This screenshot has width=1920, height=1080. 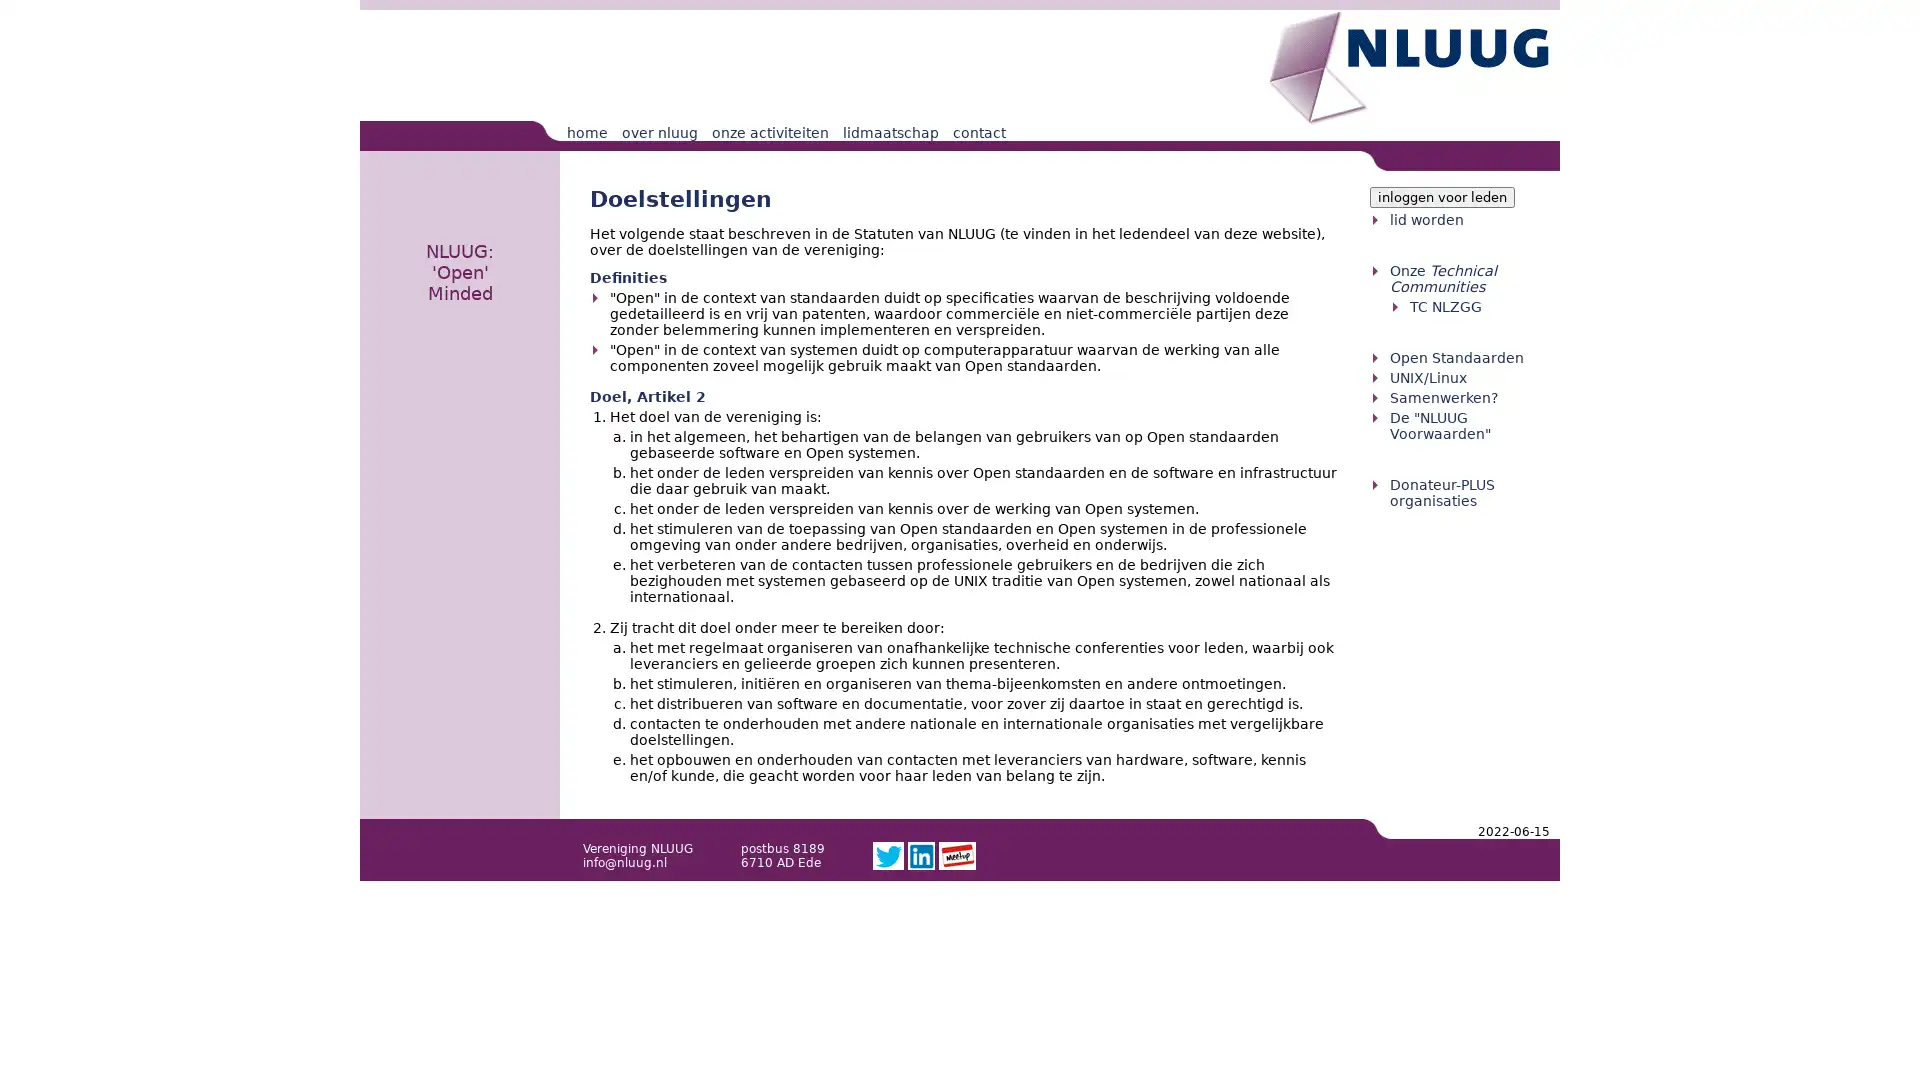 I want to click on inloggen voor leden, so click(x=1442, y=197).